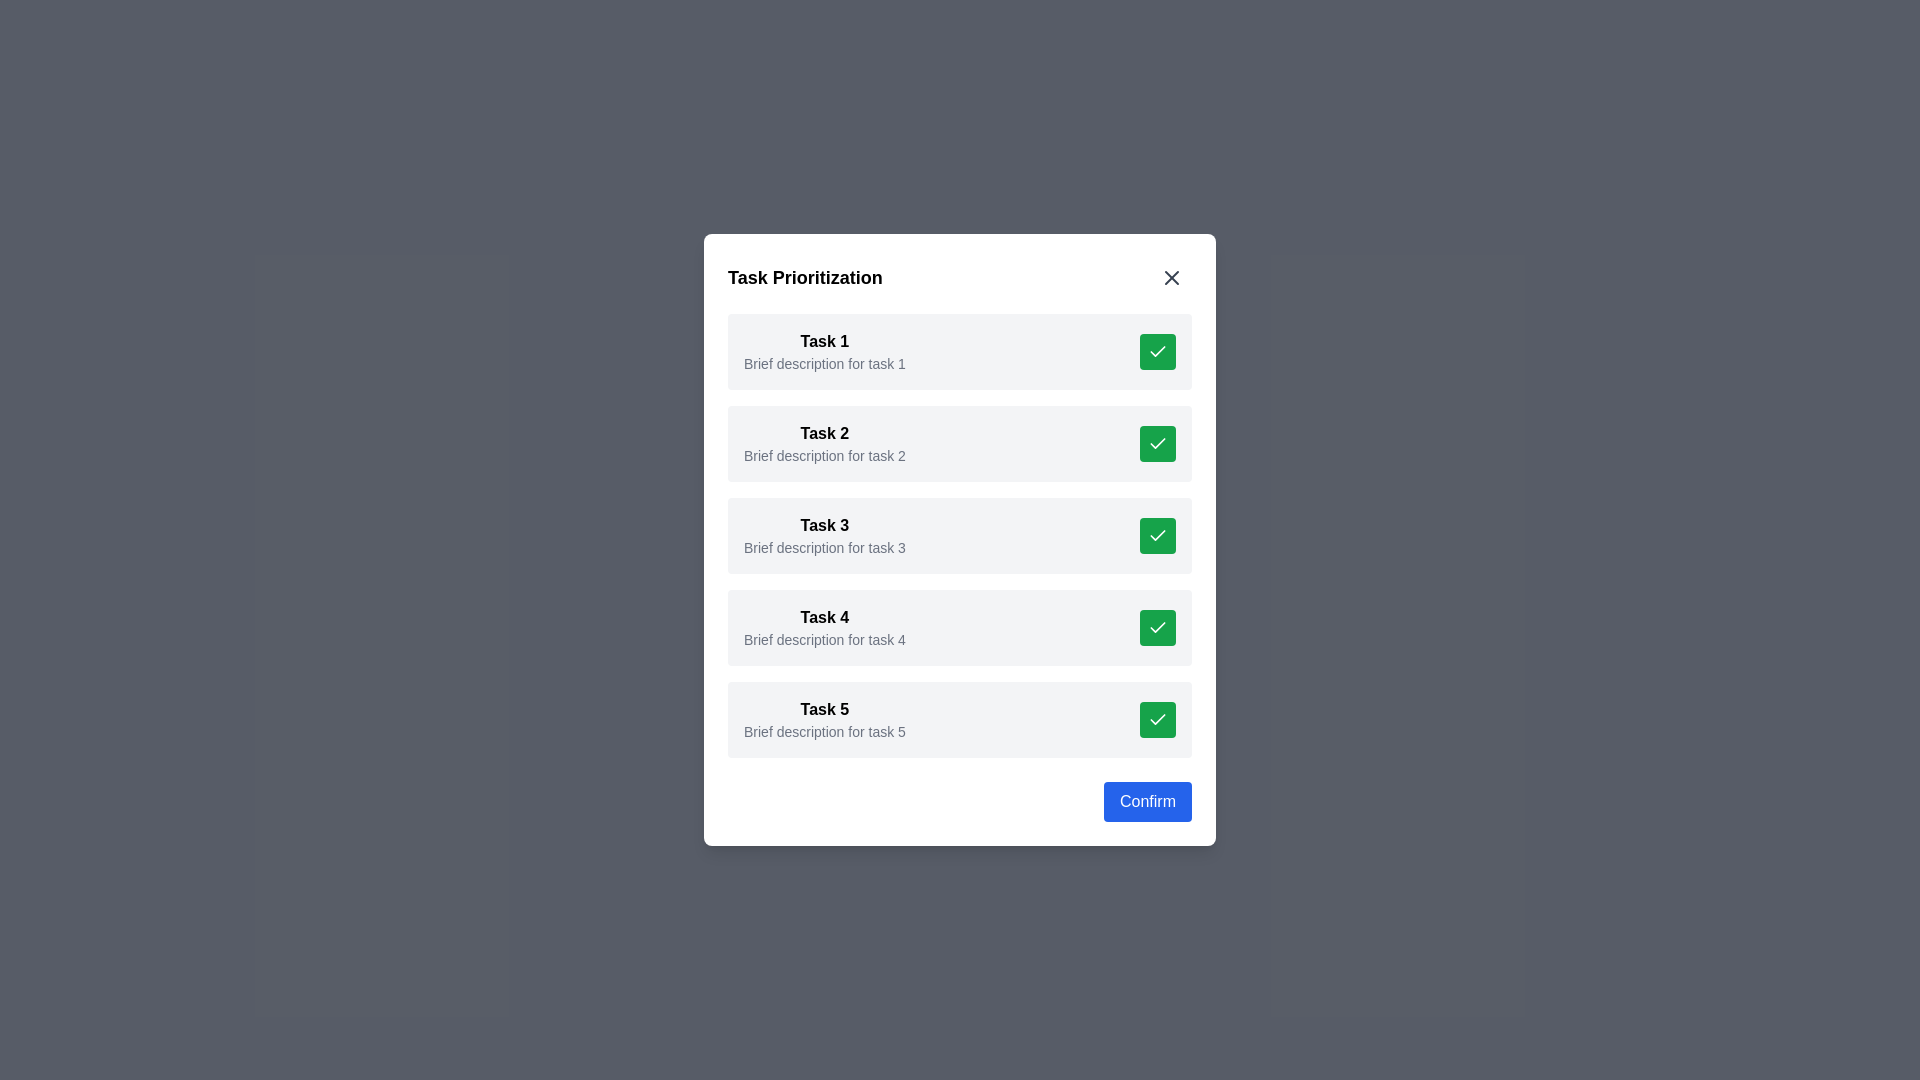  I want to click on the status depicted by the checkmark icon associated with 'Task 4', which is a green rounded rectangle located on the right side of the fourth row in the center modal, so click(1157, 626).